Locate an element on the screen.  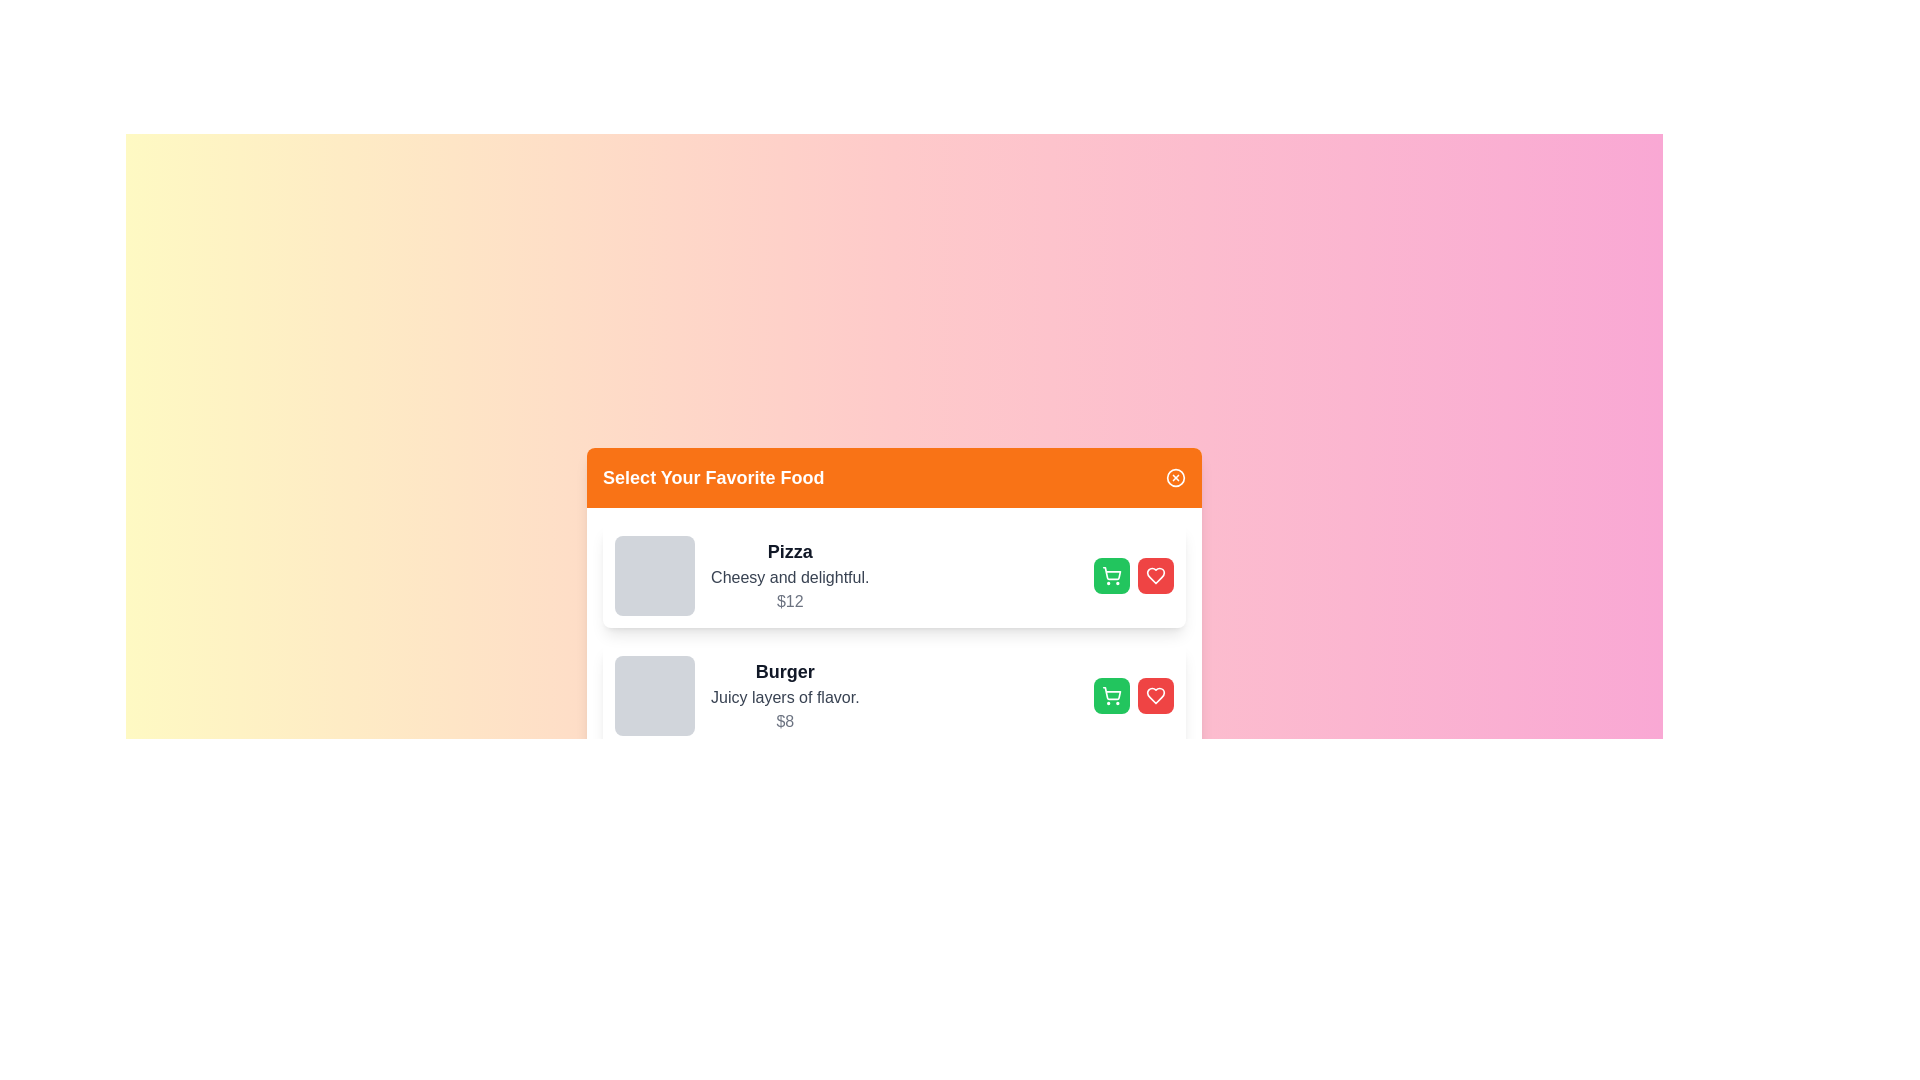
favorite button for the food item identified by its name Burger is located at coordinates (1155, 694).